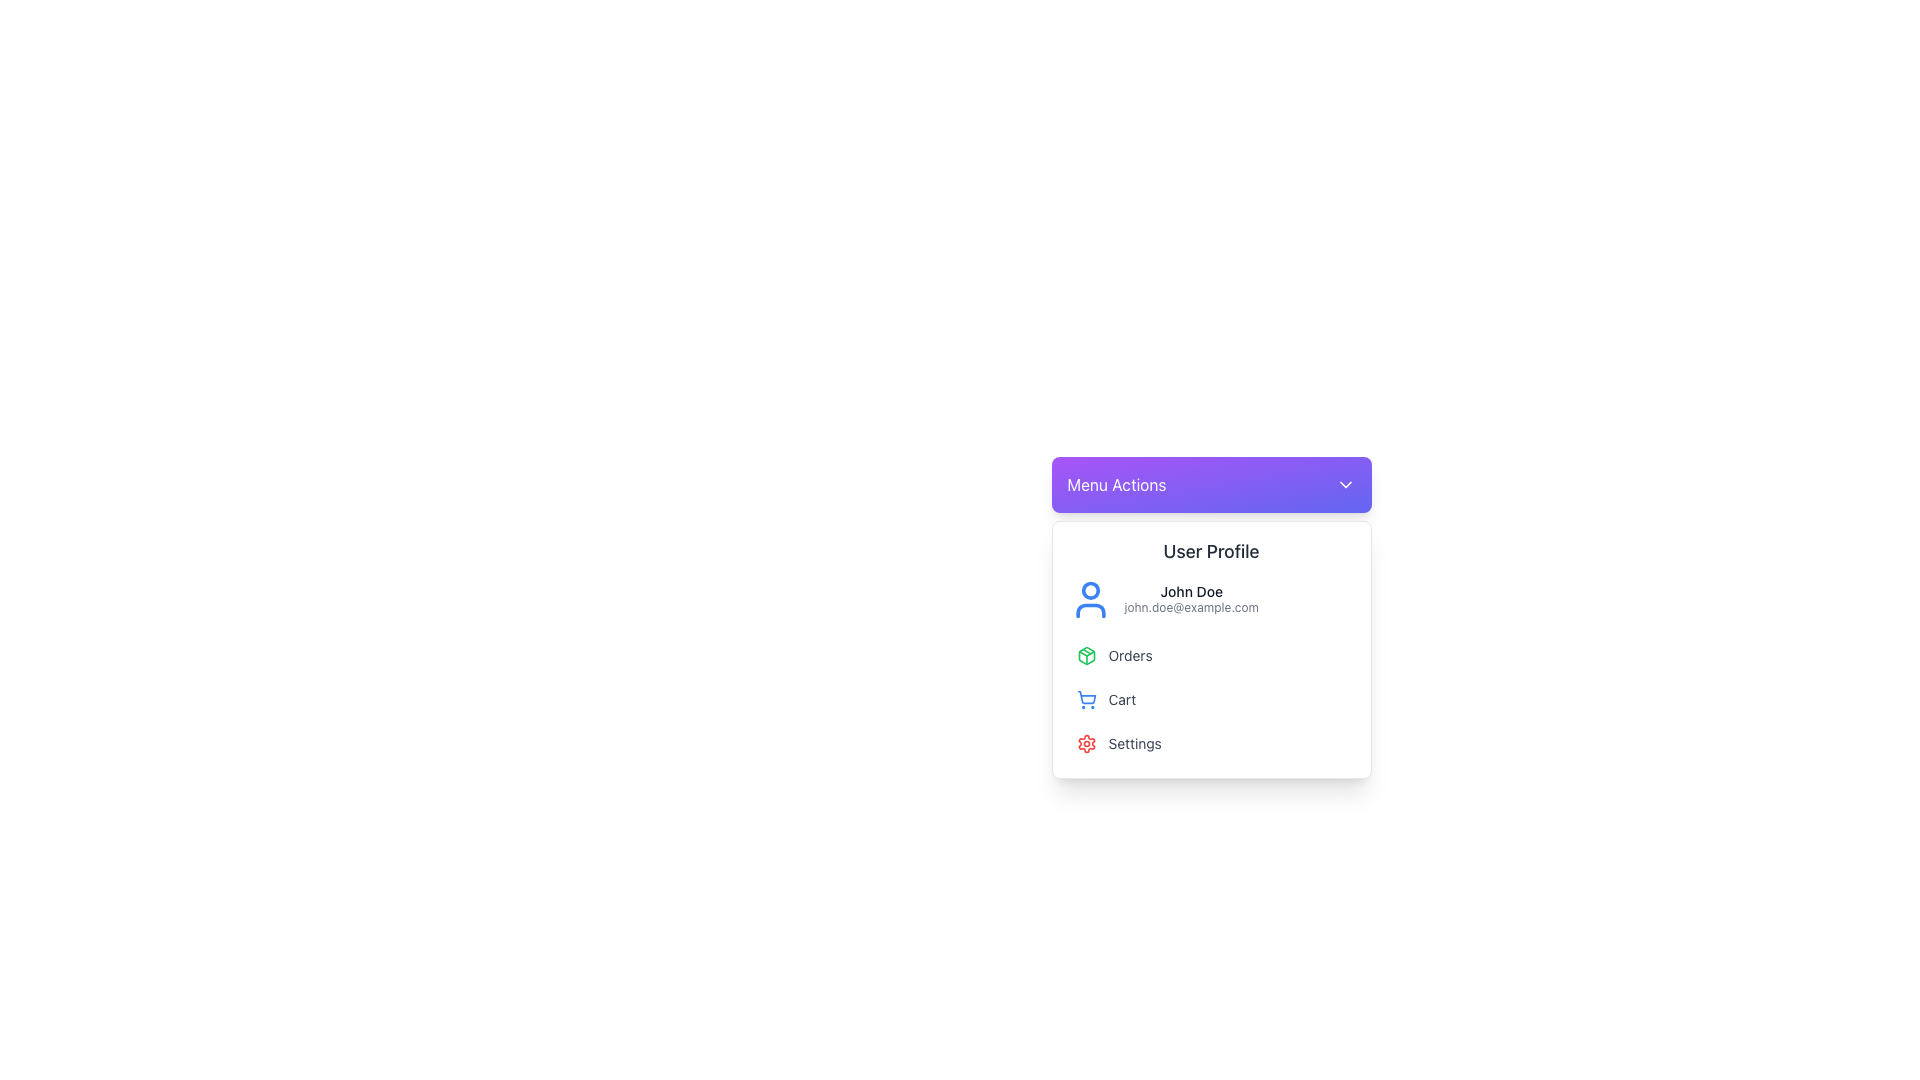  Describe the element at coordinates (1135, 744) in the screenshot. I see `the clickable text label located at the bottom of the content card, which is the fourth option in the list and positioned to the right of a red gear-shaped icon` at that location.